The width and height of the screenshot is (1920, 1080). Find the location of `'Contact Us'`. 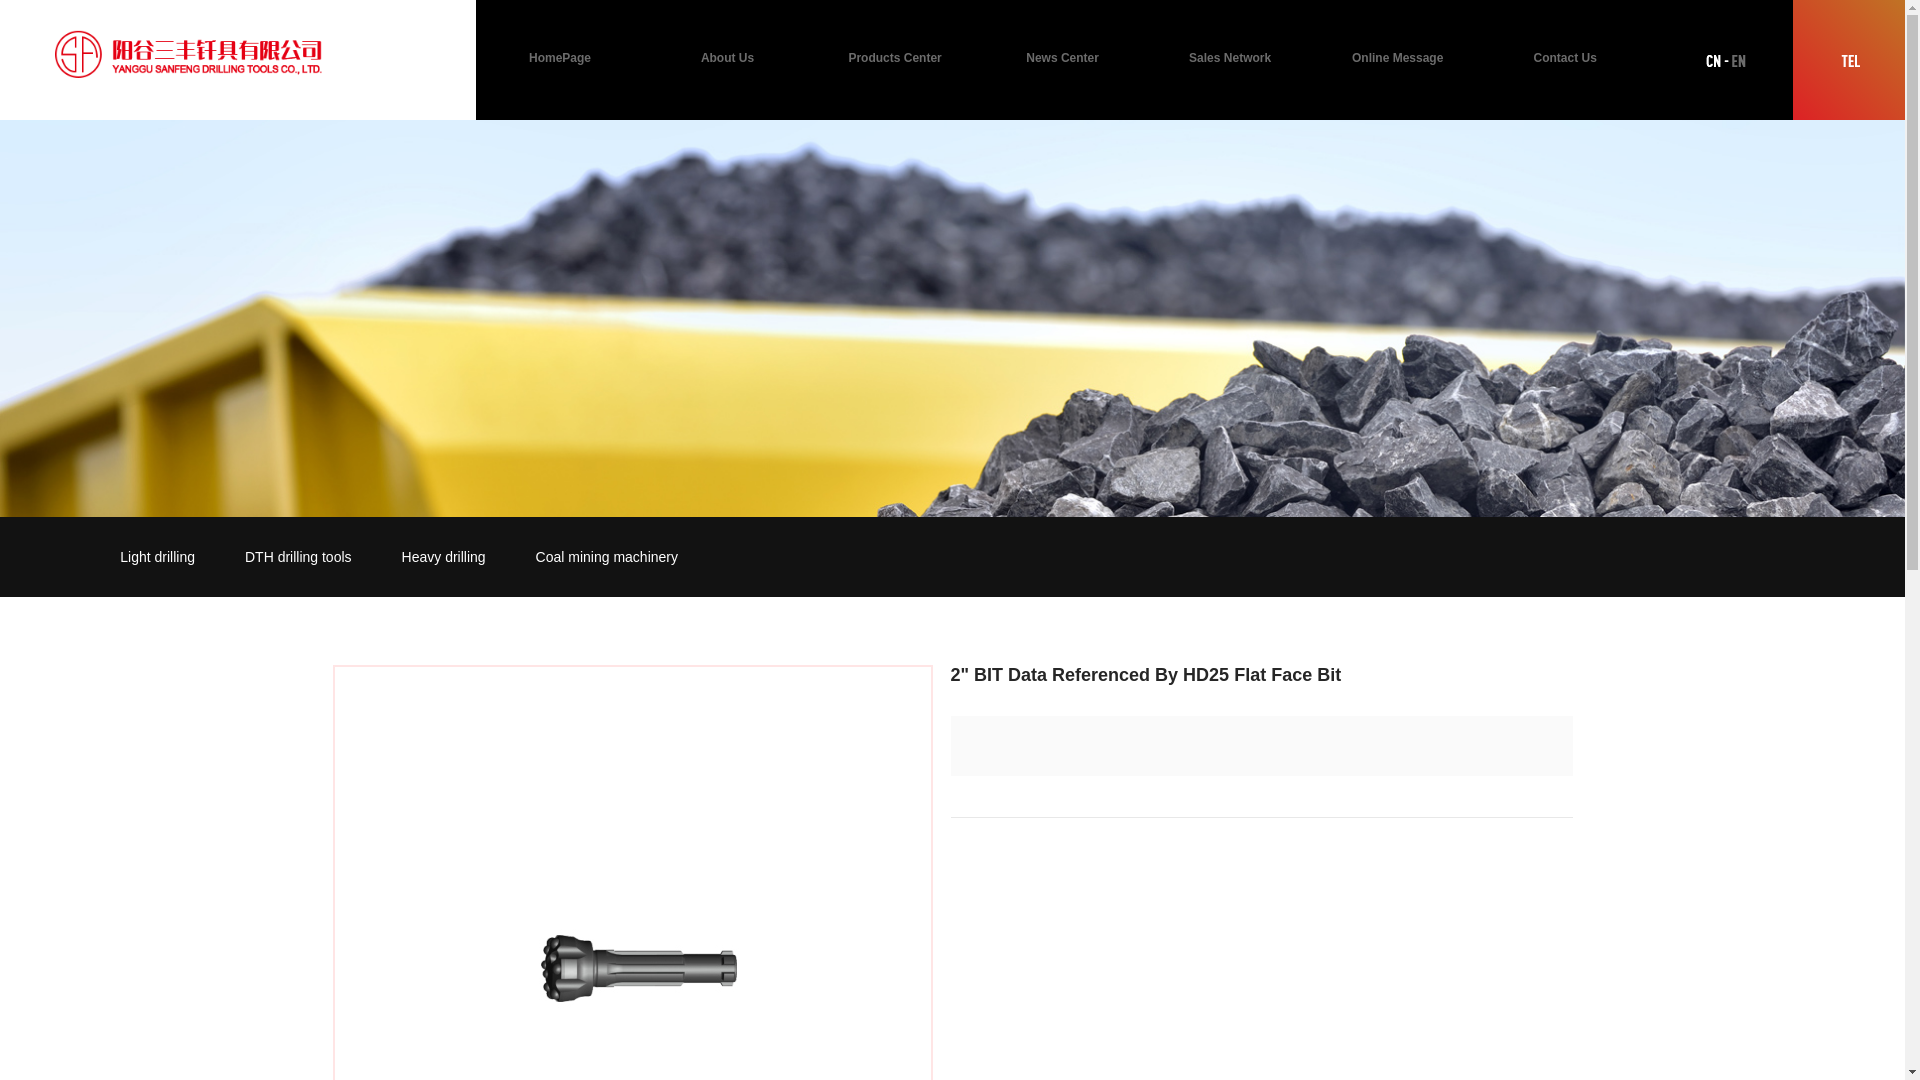

'Contact Us' is located at coordinates (1563, 57).